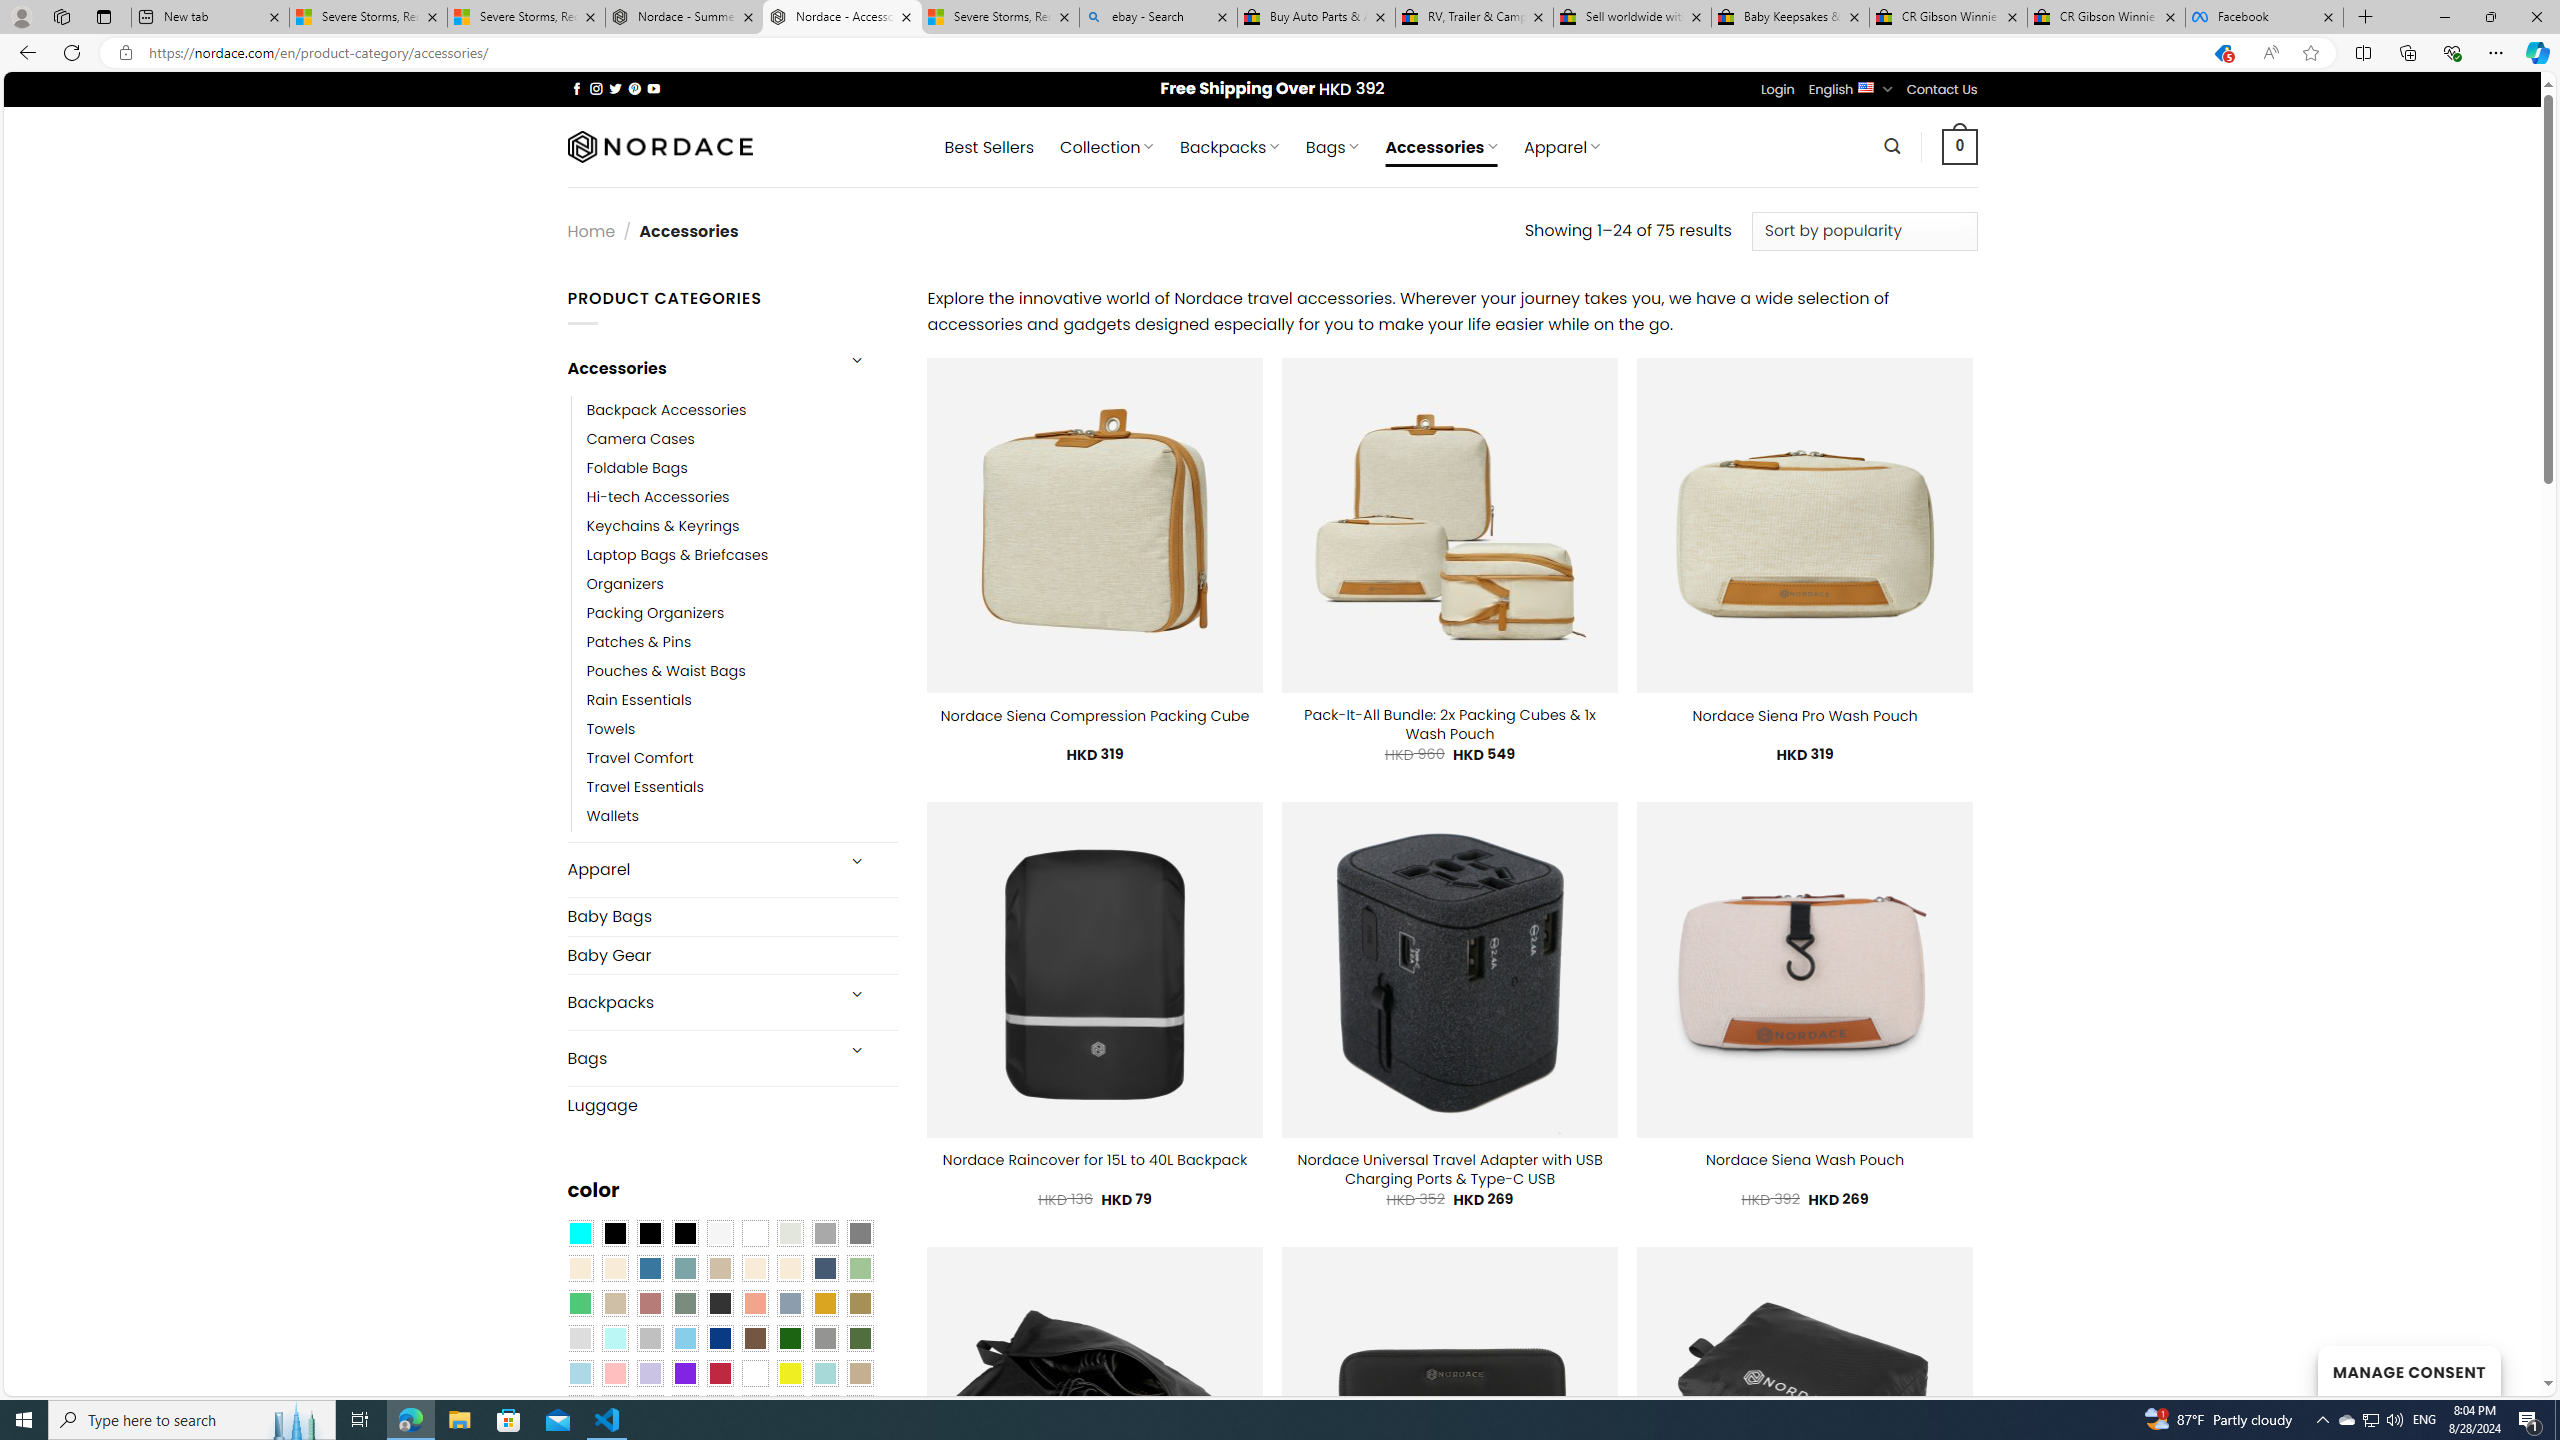 The height and width of the screenshot is (1440, 2560). I want to click on 'MANAGE CONSENT', so click(2408, 1370).